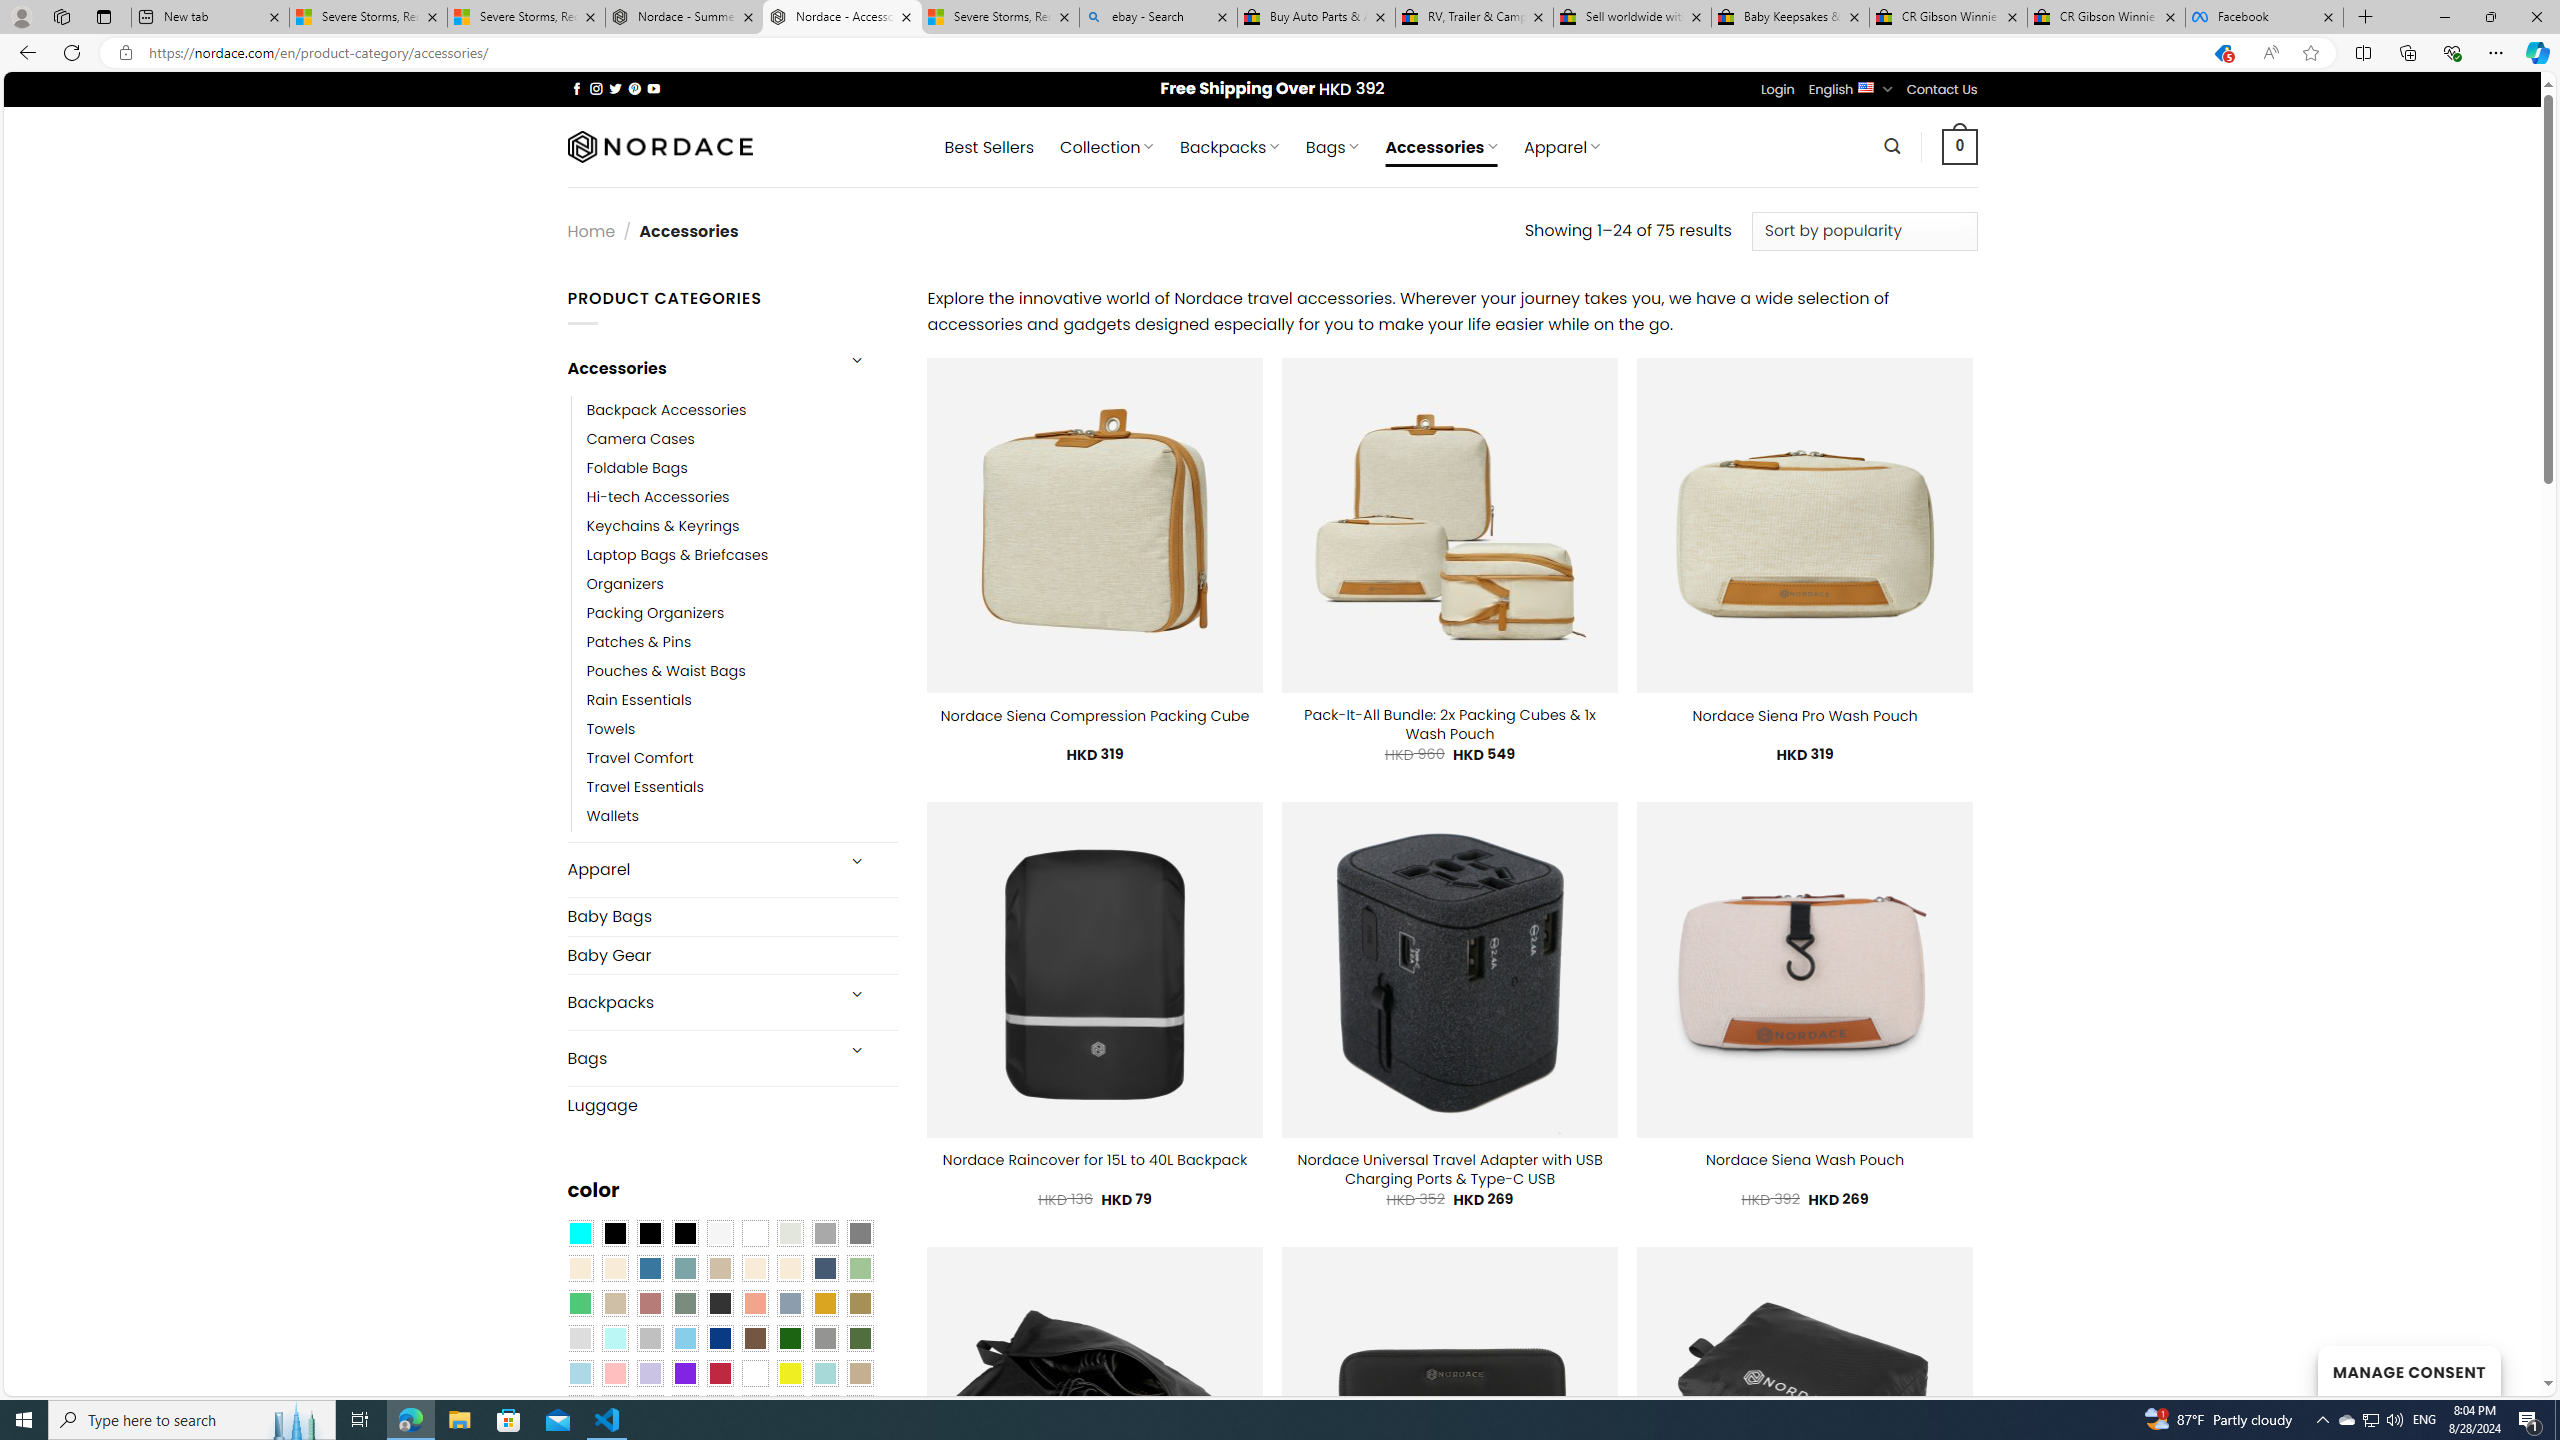 The height and width of the screenshot is (1440, 2560). I want to click on 'MANAGE CONSENT', so click(2408, 1370).